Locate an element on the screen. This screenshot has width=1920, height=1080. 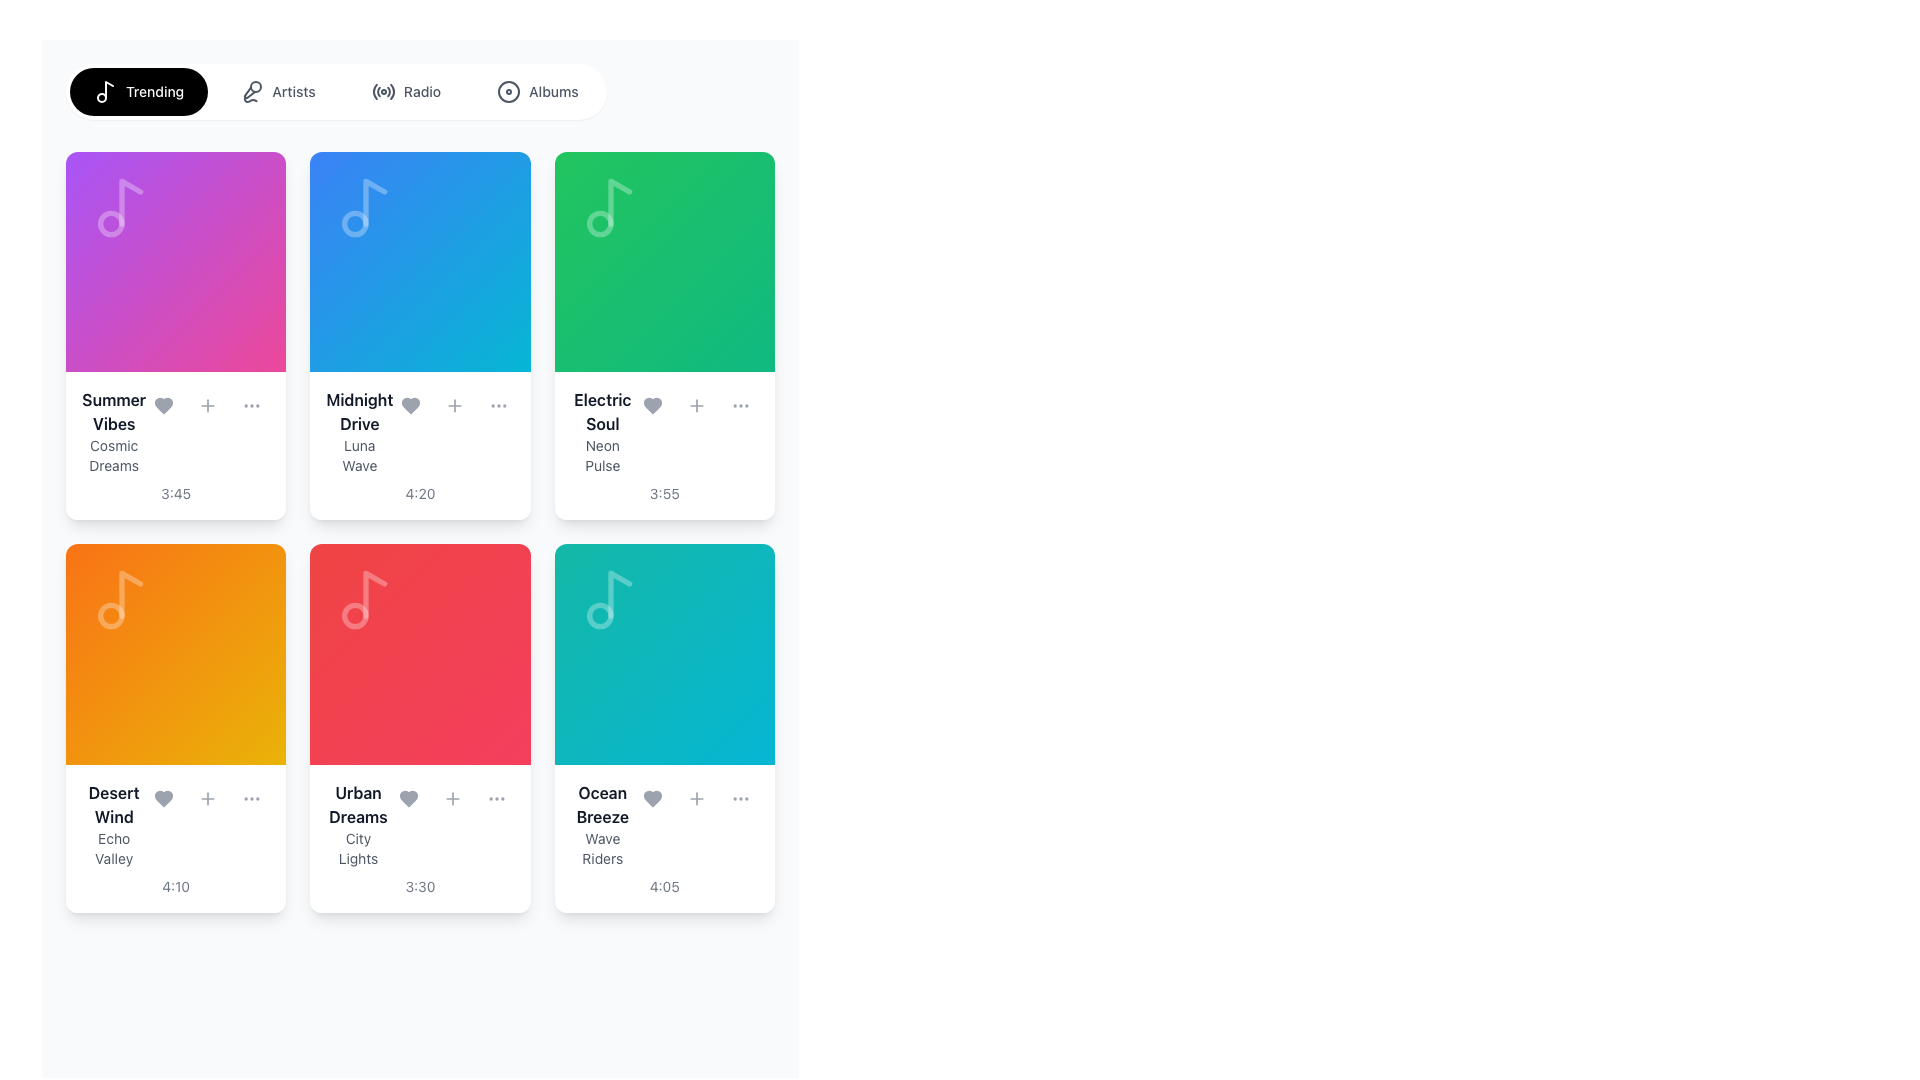
the interactive button that adds the song 'Desert Wind' to favorites, located in the second row and first column of the grid is located at coordinates (208, 797).